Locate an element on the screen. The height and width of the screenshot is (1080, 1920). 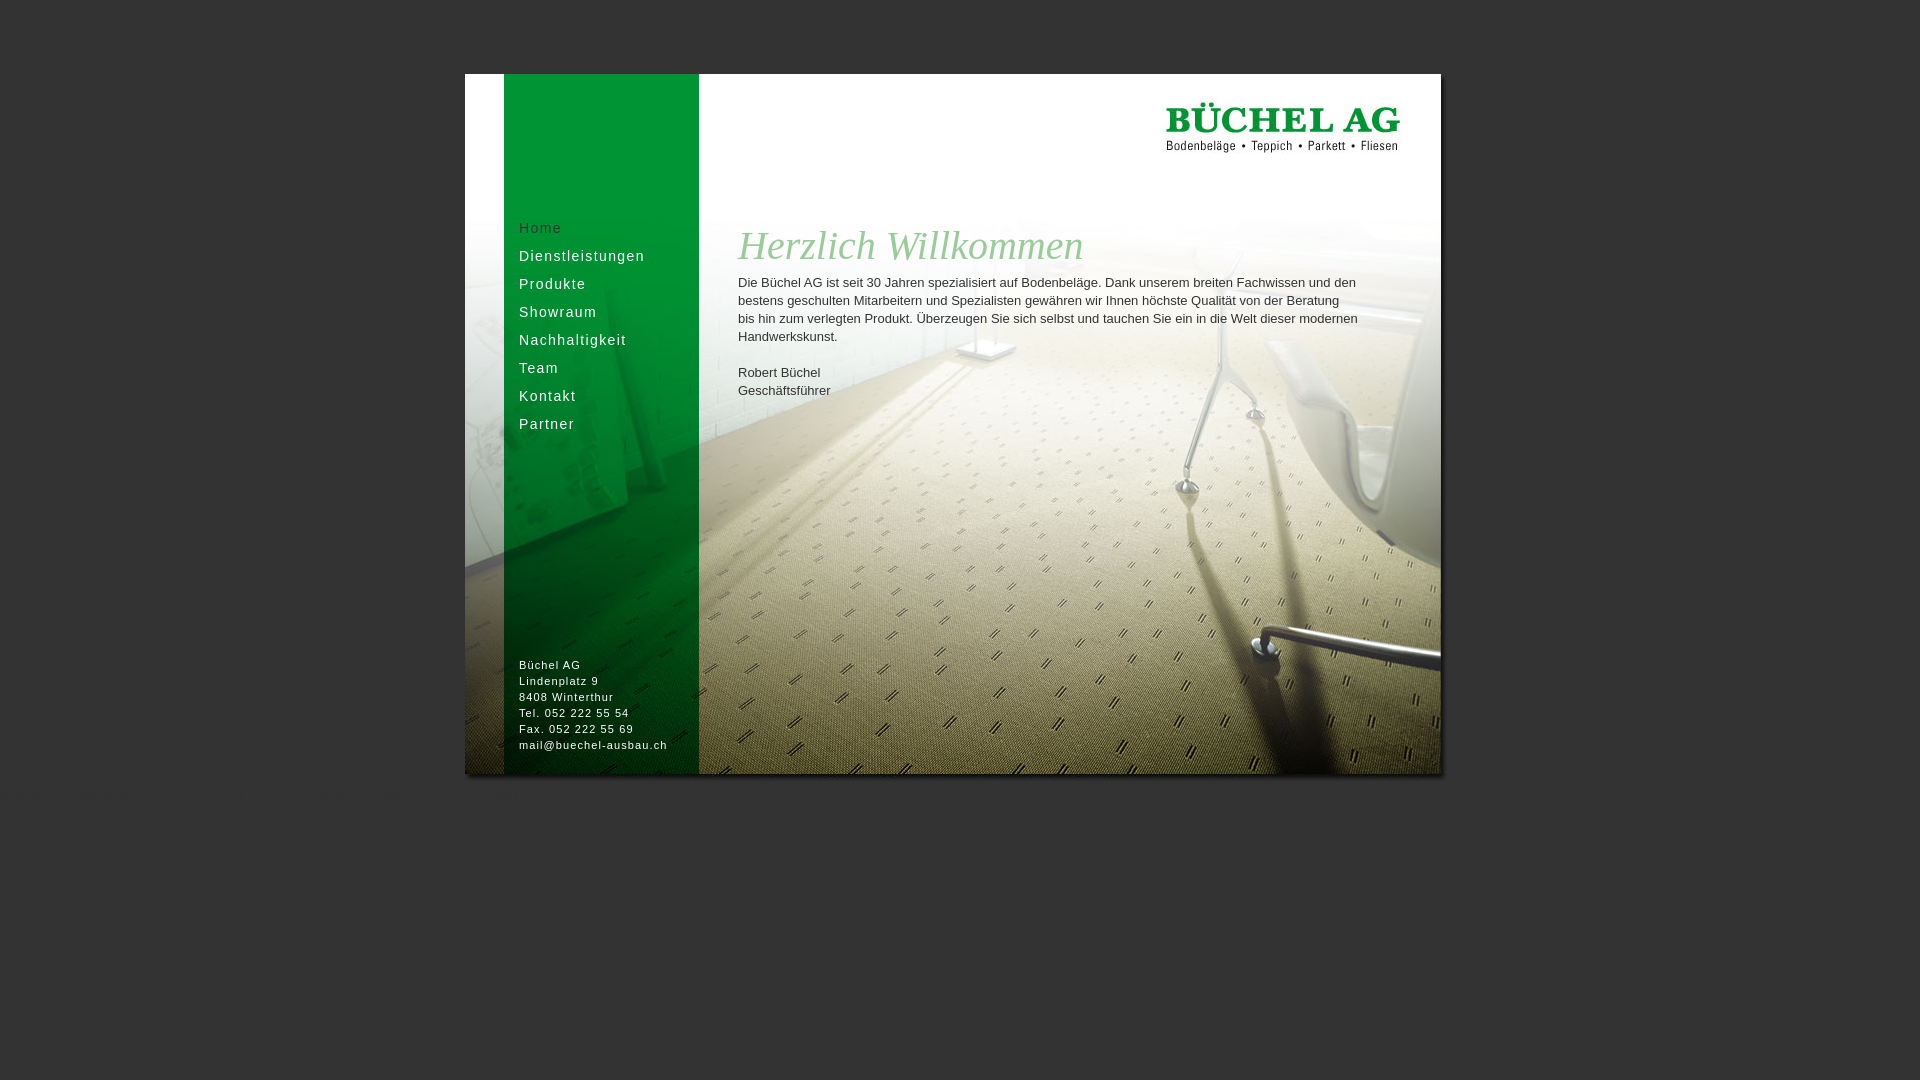
'Dienstleistungen' is located at coordinates (580, 254).